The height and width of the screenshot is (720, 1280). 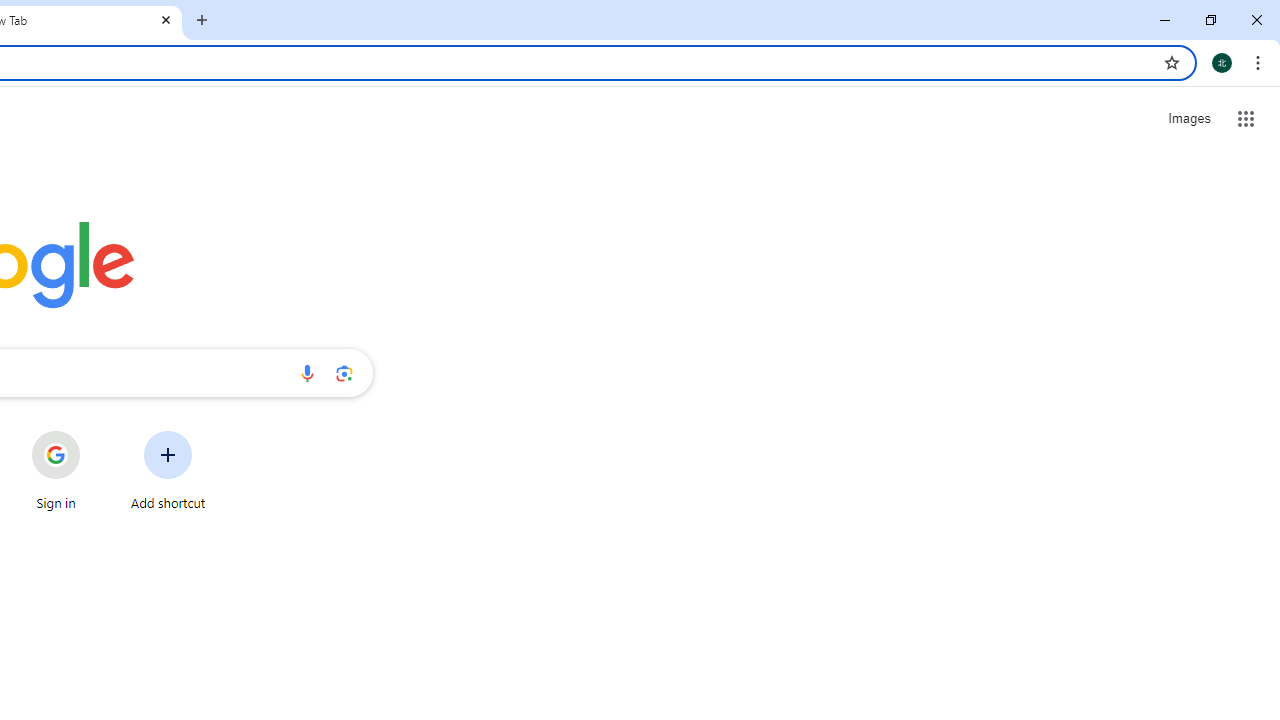 What do you see at coordinates (1209, 20) in the screenshot?
I see `'Restore'` at bounding box center [1209, 20].